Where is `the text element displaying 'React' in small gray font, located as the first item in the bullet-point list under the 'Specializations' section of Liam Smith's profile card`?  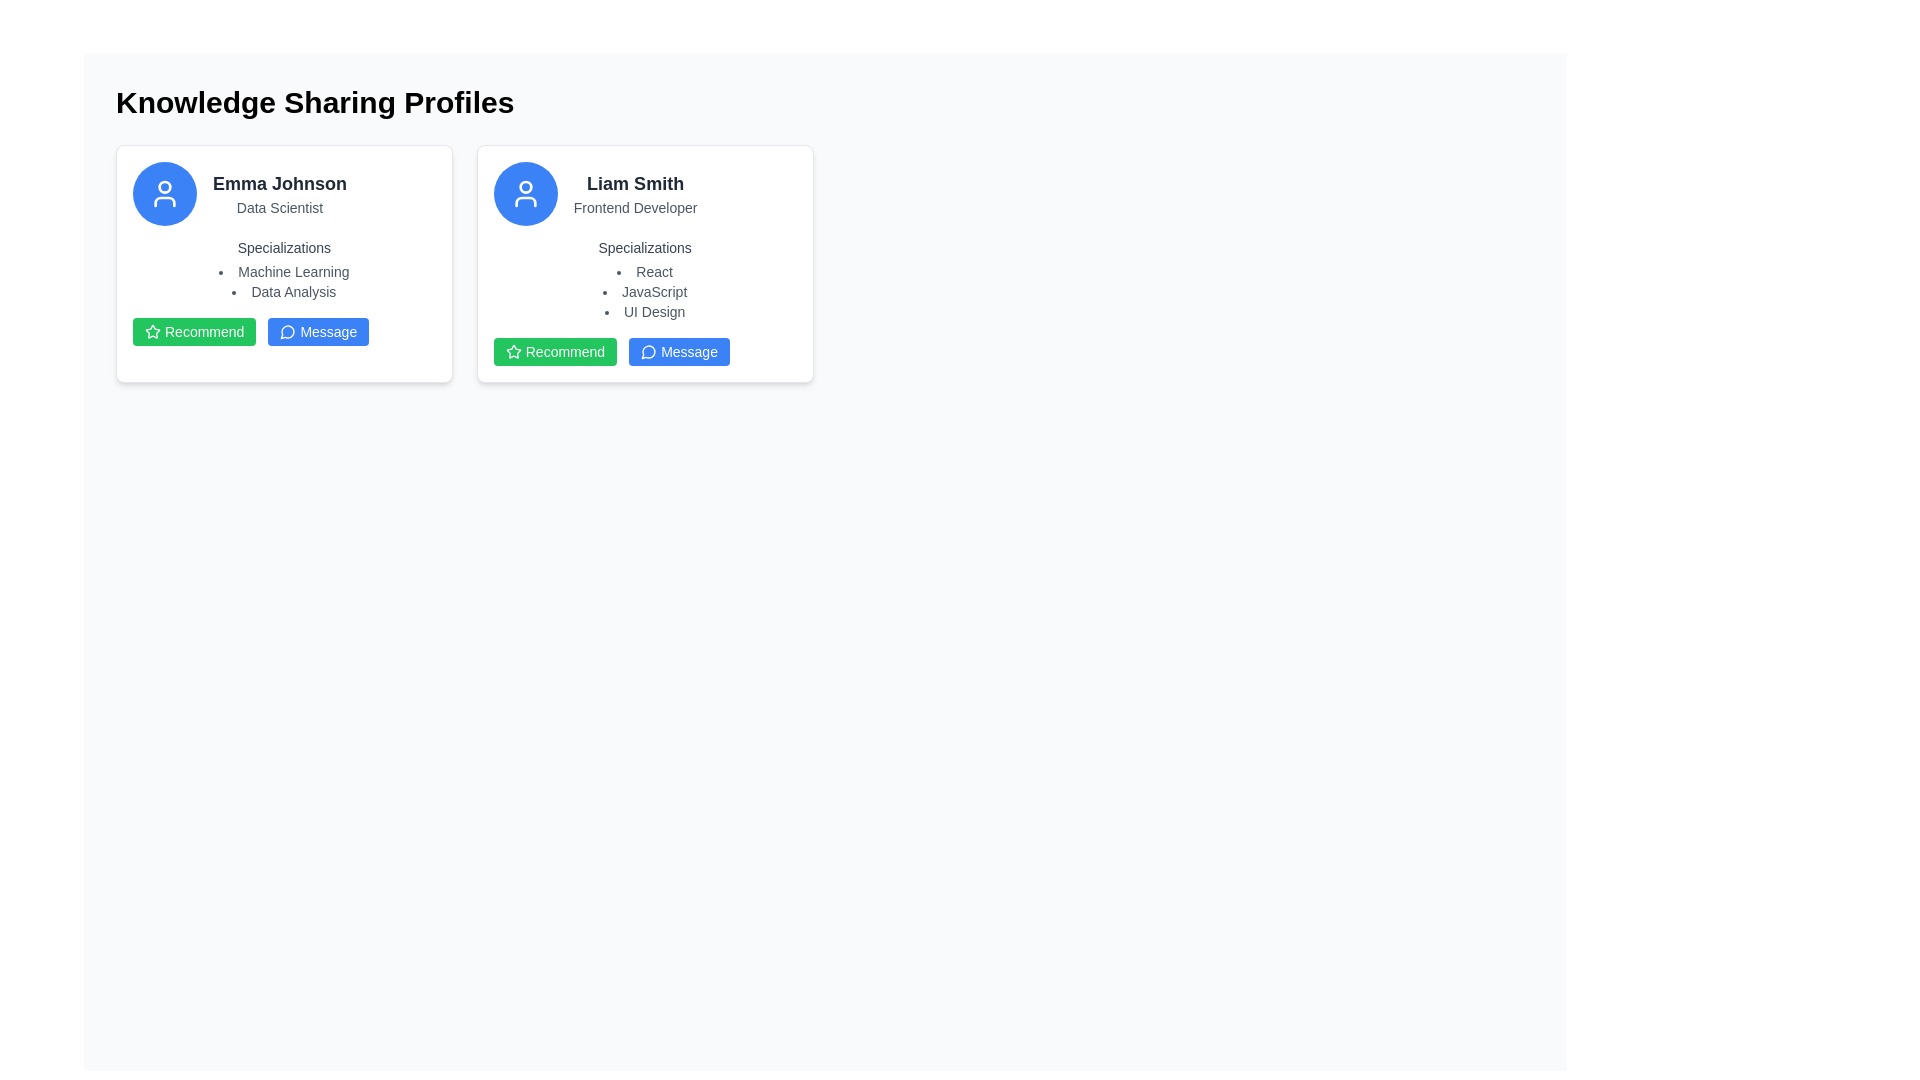
the text element displaying 'React' in small gray font, located as the first item in the bullet-point list under the 'Specializations' section of Liam Smith's profile card is located at coordinates (645, 272).